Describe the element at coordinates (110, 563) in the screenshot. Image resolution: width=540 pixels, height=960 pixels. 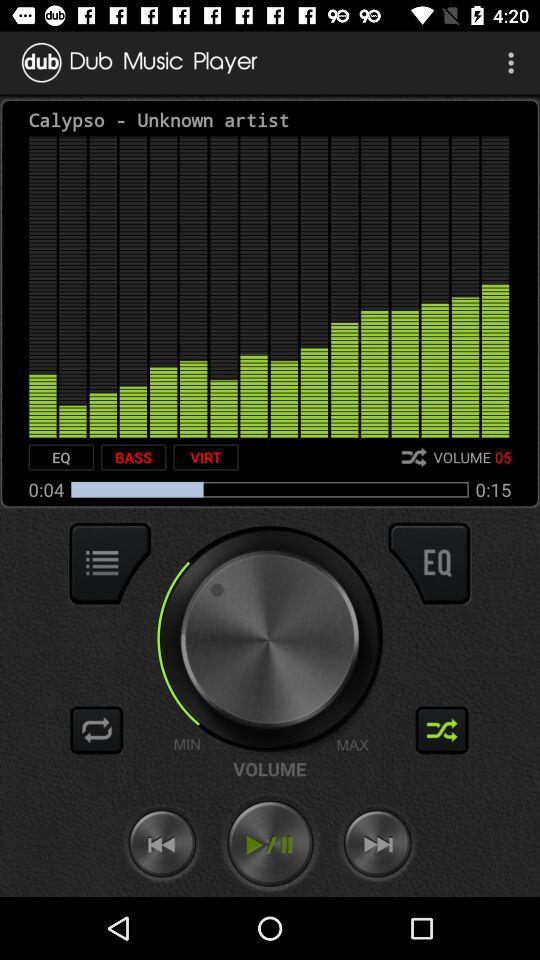
I see `open further options menu` at that location.